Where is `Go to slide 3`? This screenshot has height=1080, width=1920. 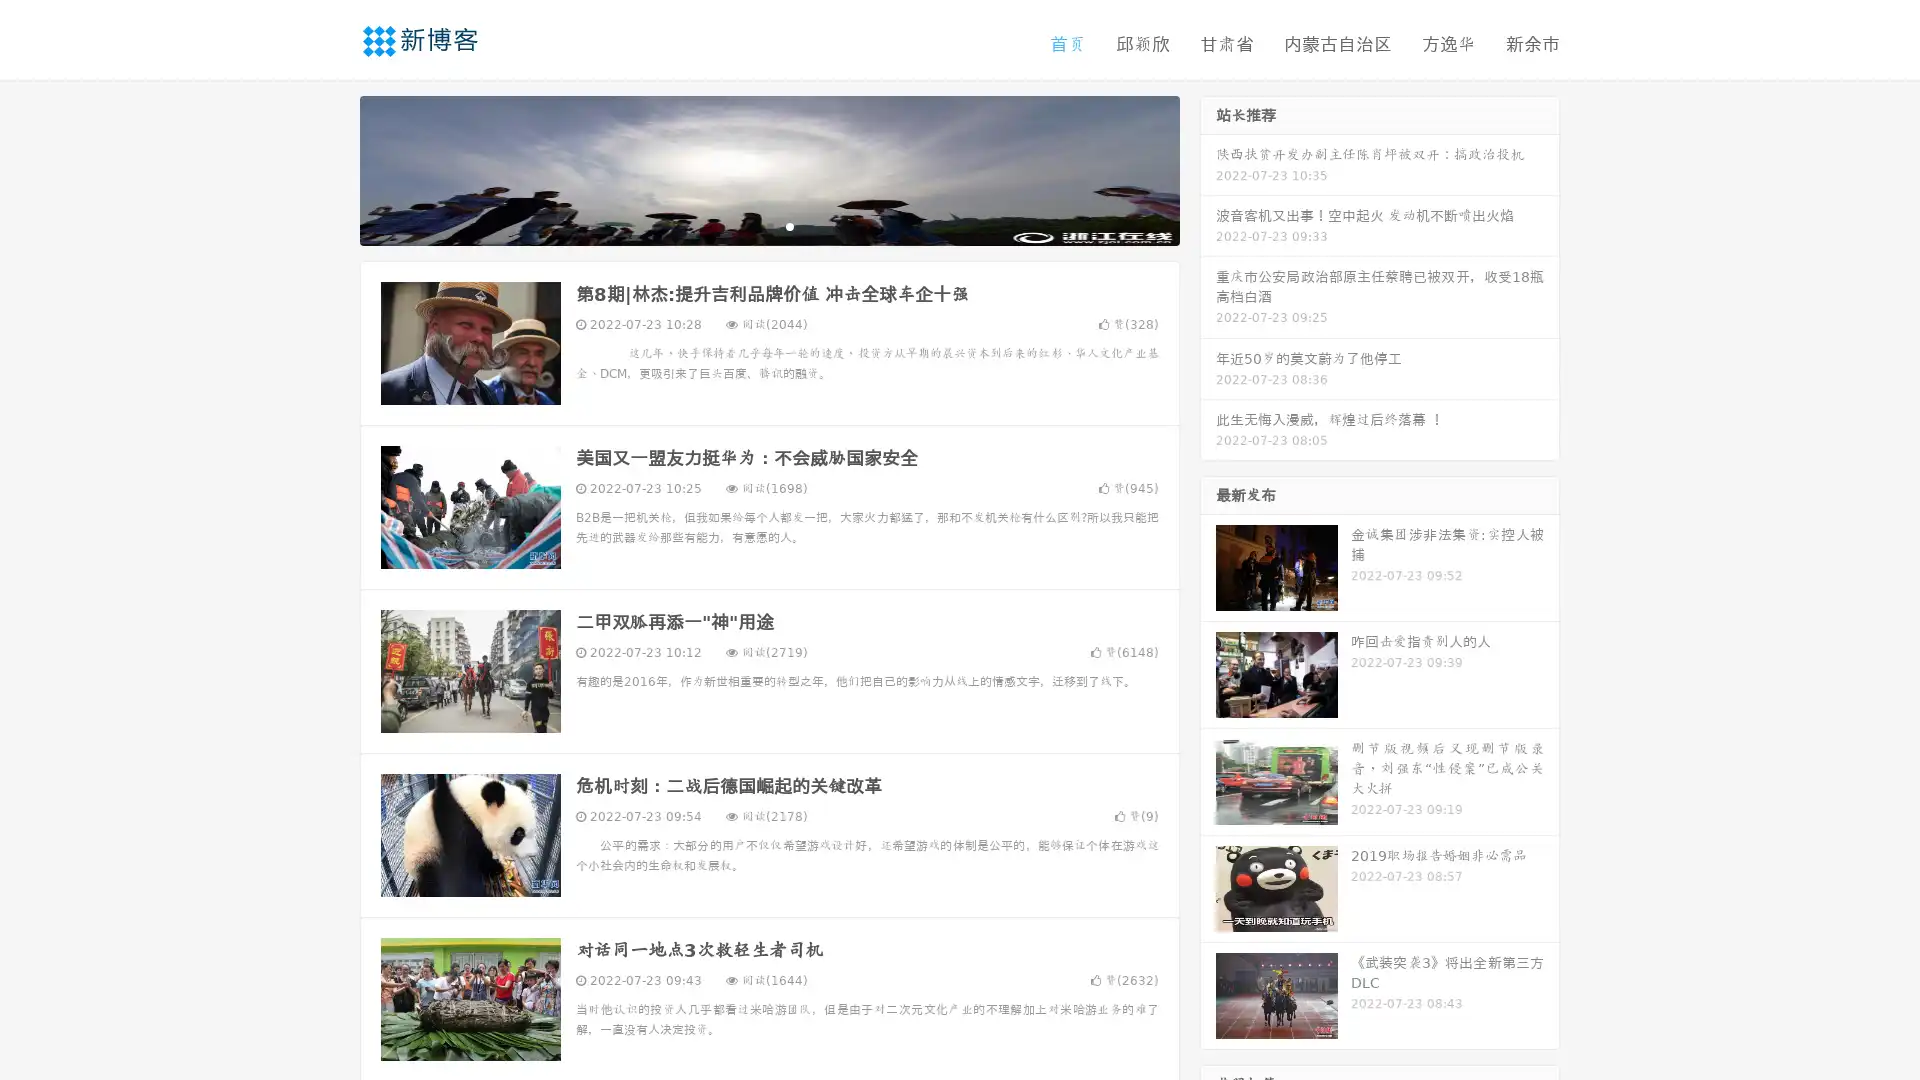 Go to slide 3 is located at coordinates (789, 225).